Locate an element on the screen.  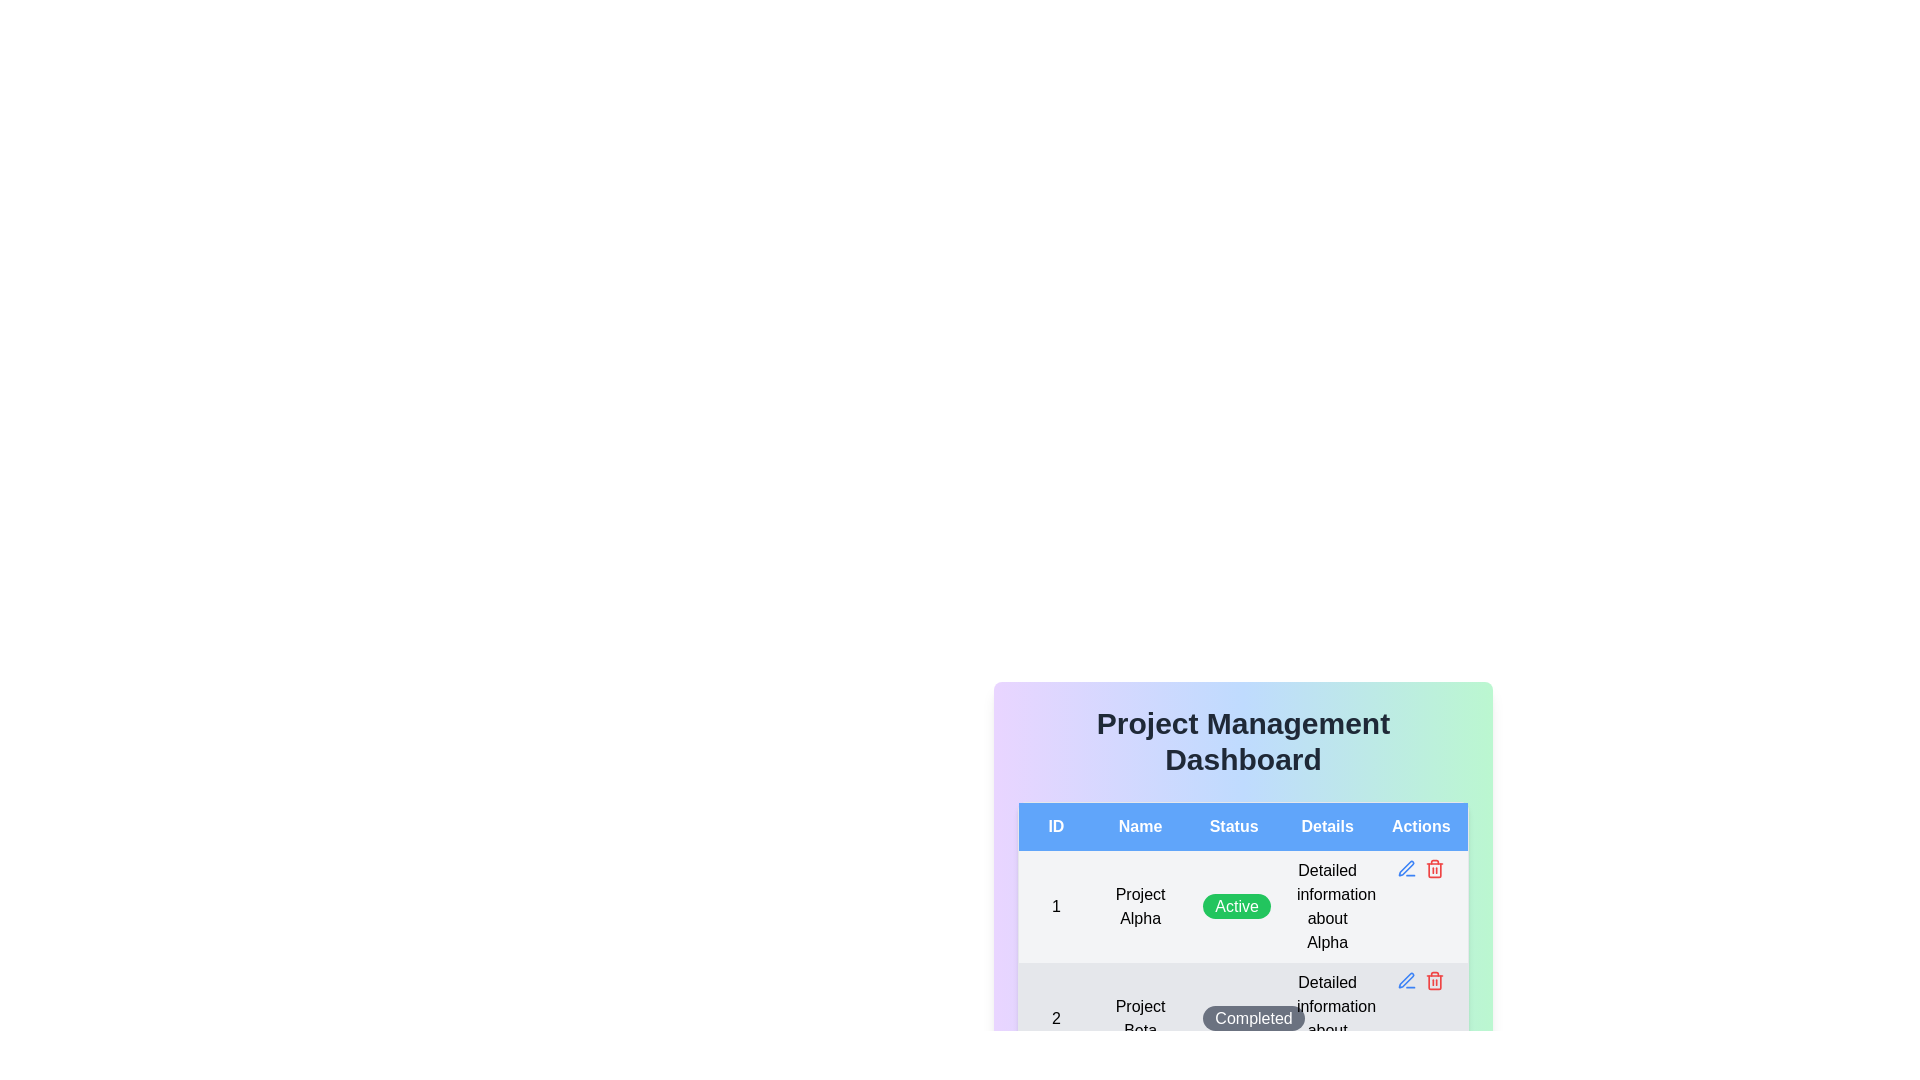
the 'Completed' button, which is a rectangular button with a gray background and white text located is located at coordinates (1252, 1018).